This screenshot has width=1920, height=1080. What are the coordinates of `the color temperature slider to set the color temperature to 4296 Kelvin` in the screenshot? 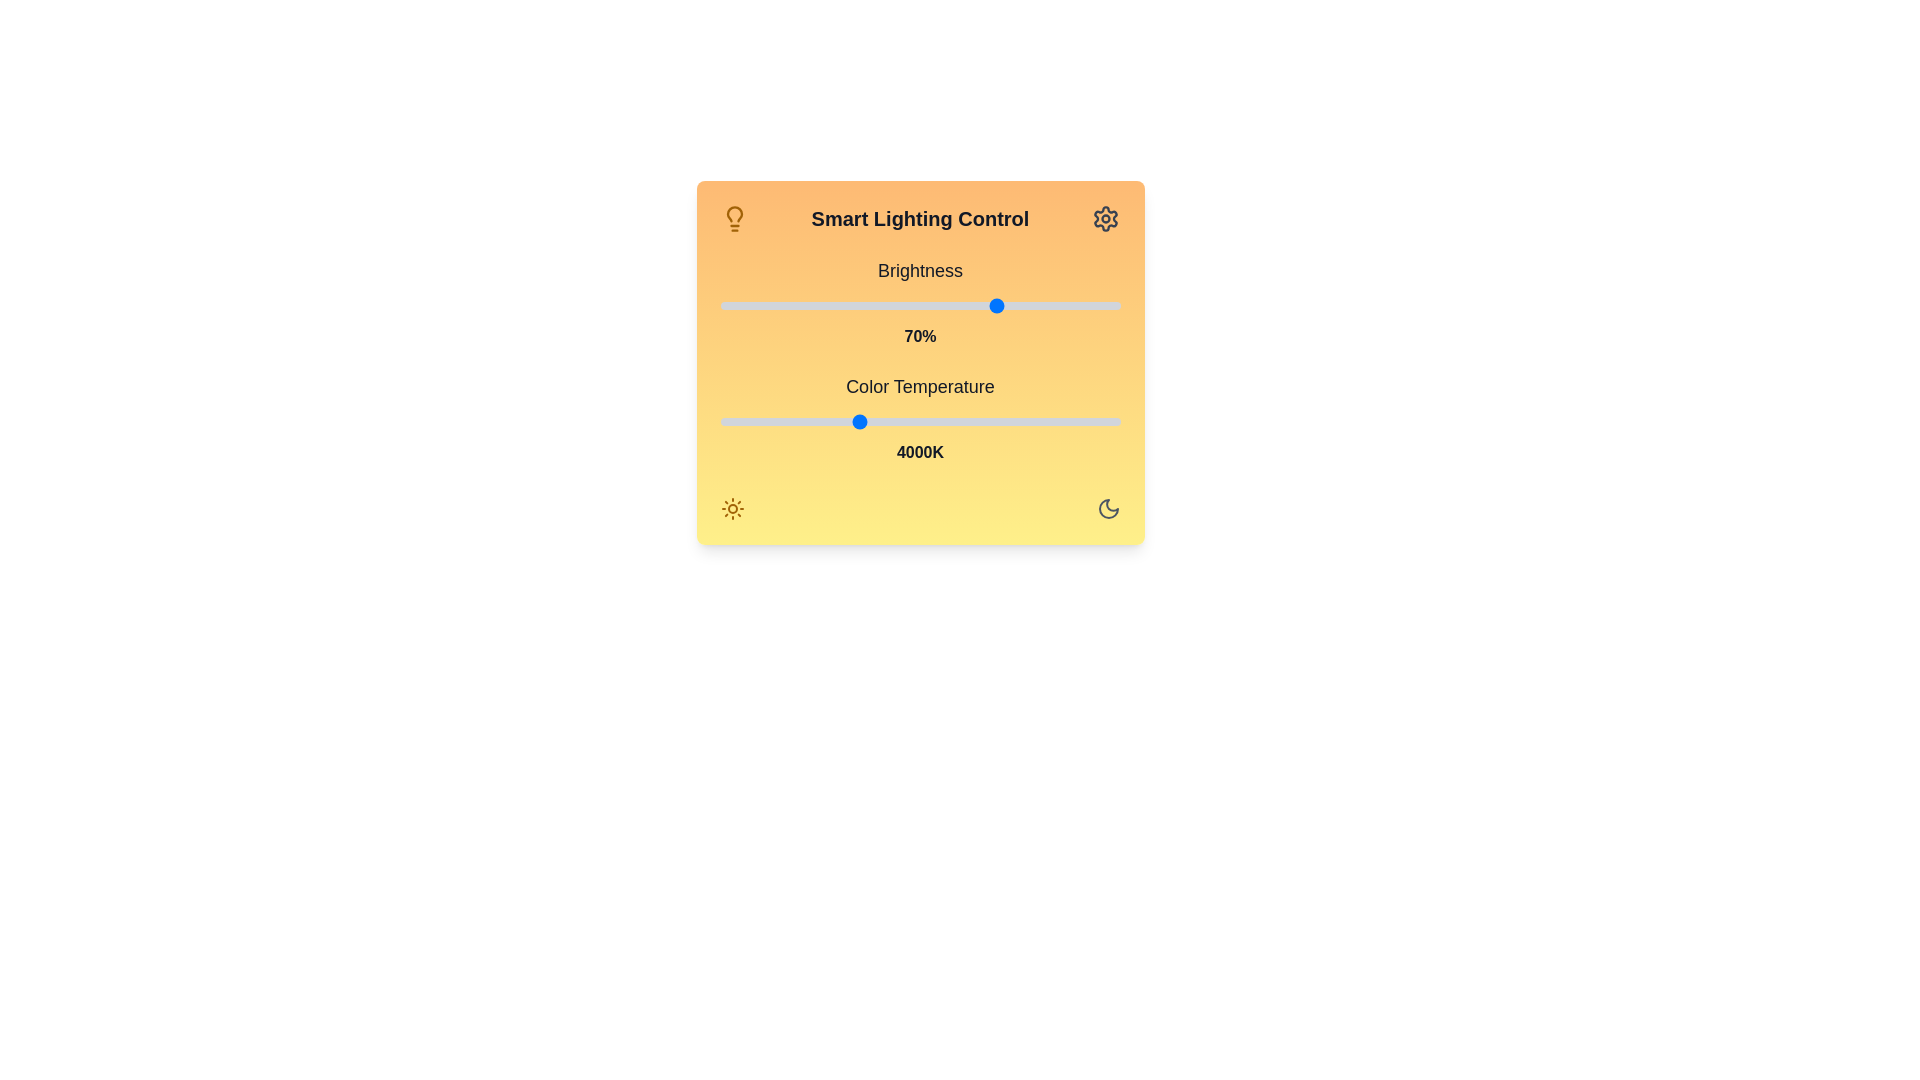 It's located at (887, 420).